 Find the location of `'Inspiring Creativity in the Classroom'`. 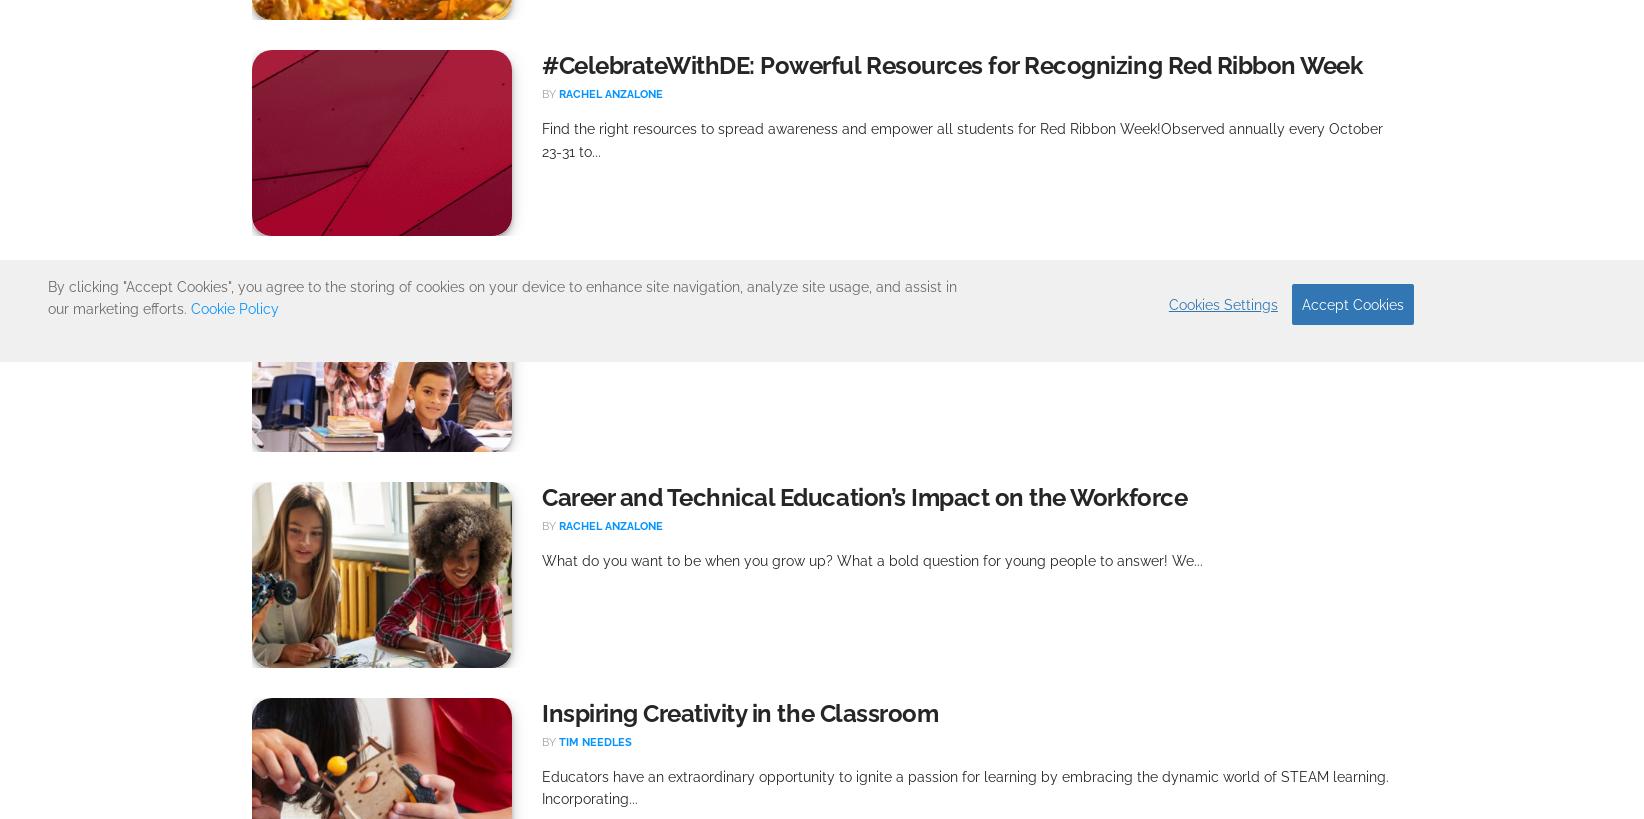

'Inspiring Creativity in the Classroom' is located at coordinates (741, 711).